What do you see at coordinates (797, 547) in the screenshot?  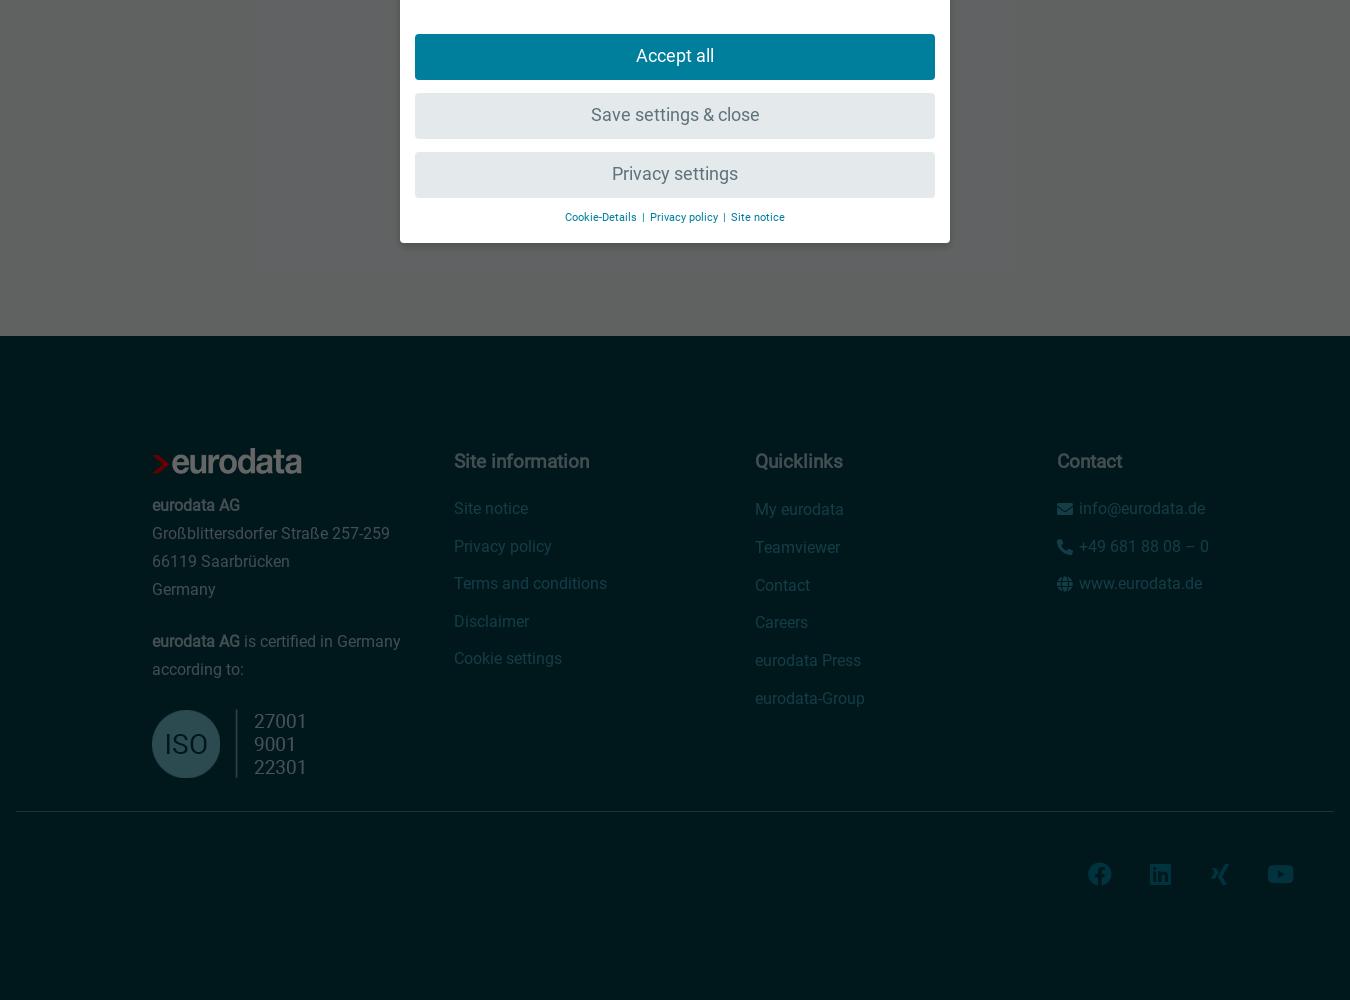 I see `'Teamviewer'` at bounding box center [797, 547].